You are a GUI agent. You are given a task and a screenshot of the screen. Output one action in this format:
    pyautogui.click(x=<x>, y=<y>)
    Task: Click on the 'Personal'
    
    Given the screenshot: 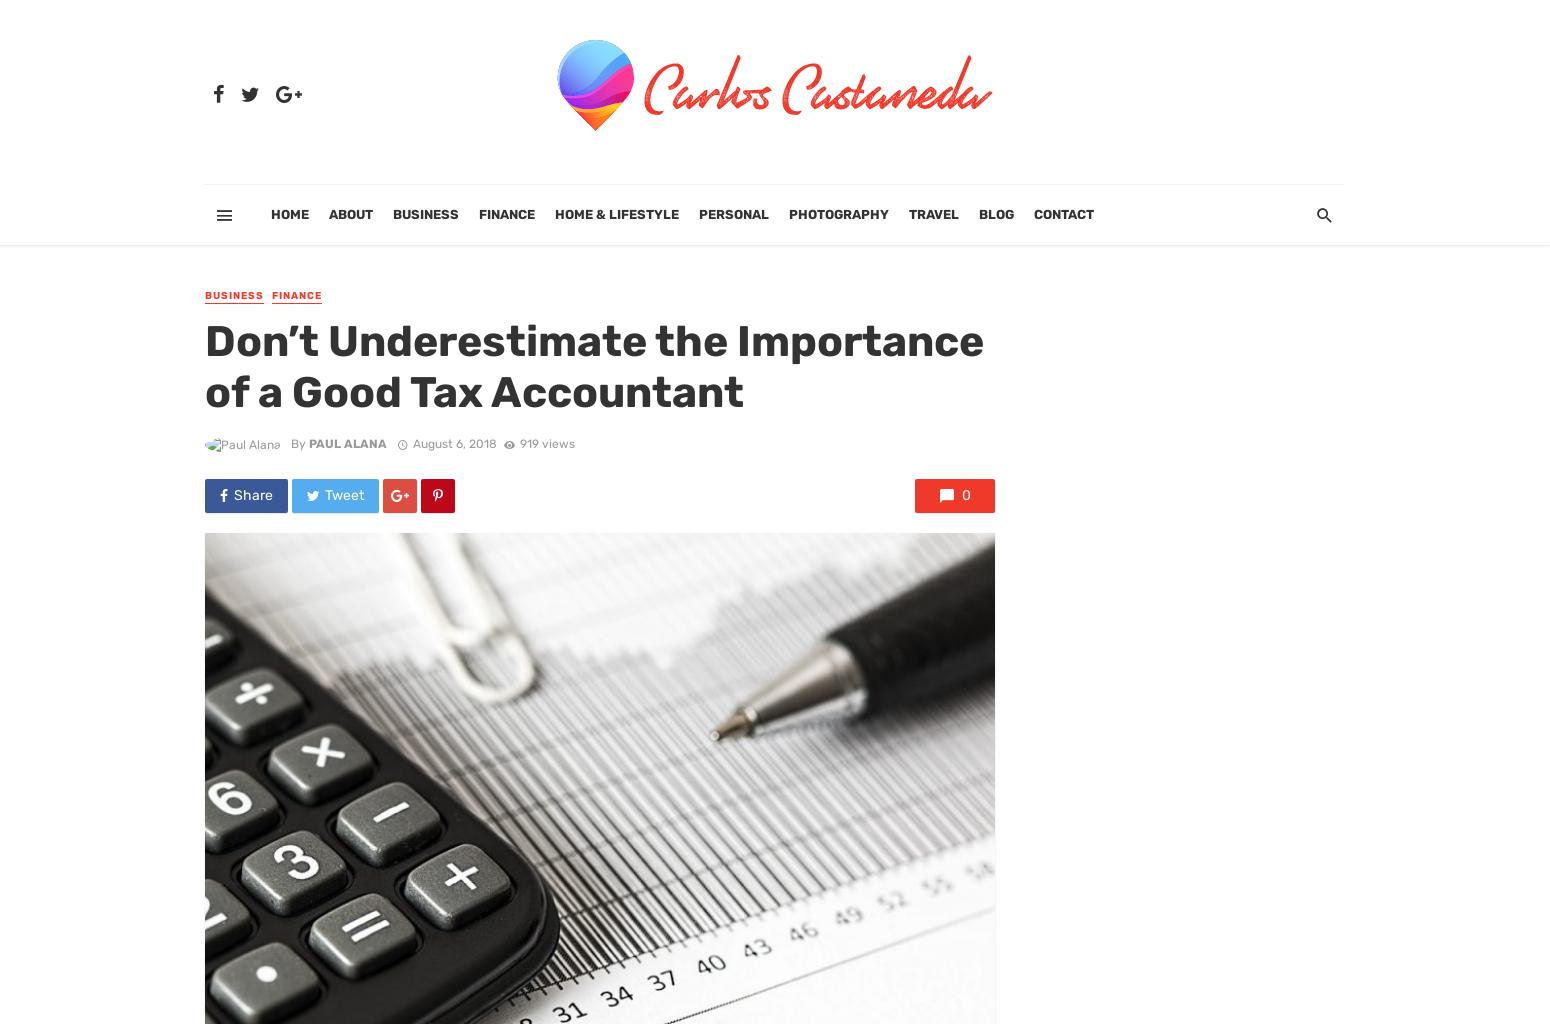 What is the action you would take?
    pyautogui.click(x=733, y=213)
    